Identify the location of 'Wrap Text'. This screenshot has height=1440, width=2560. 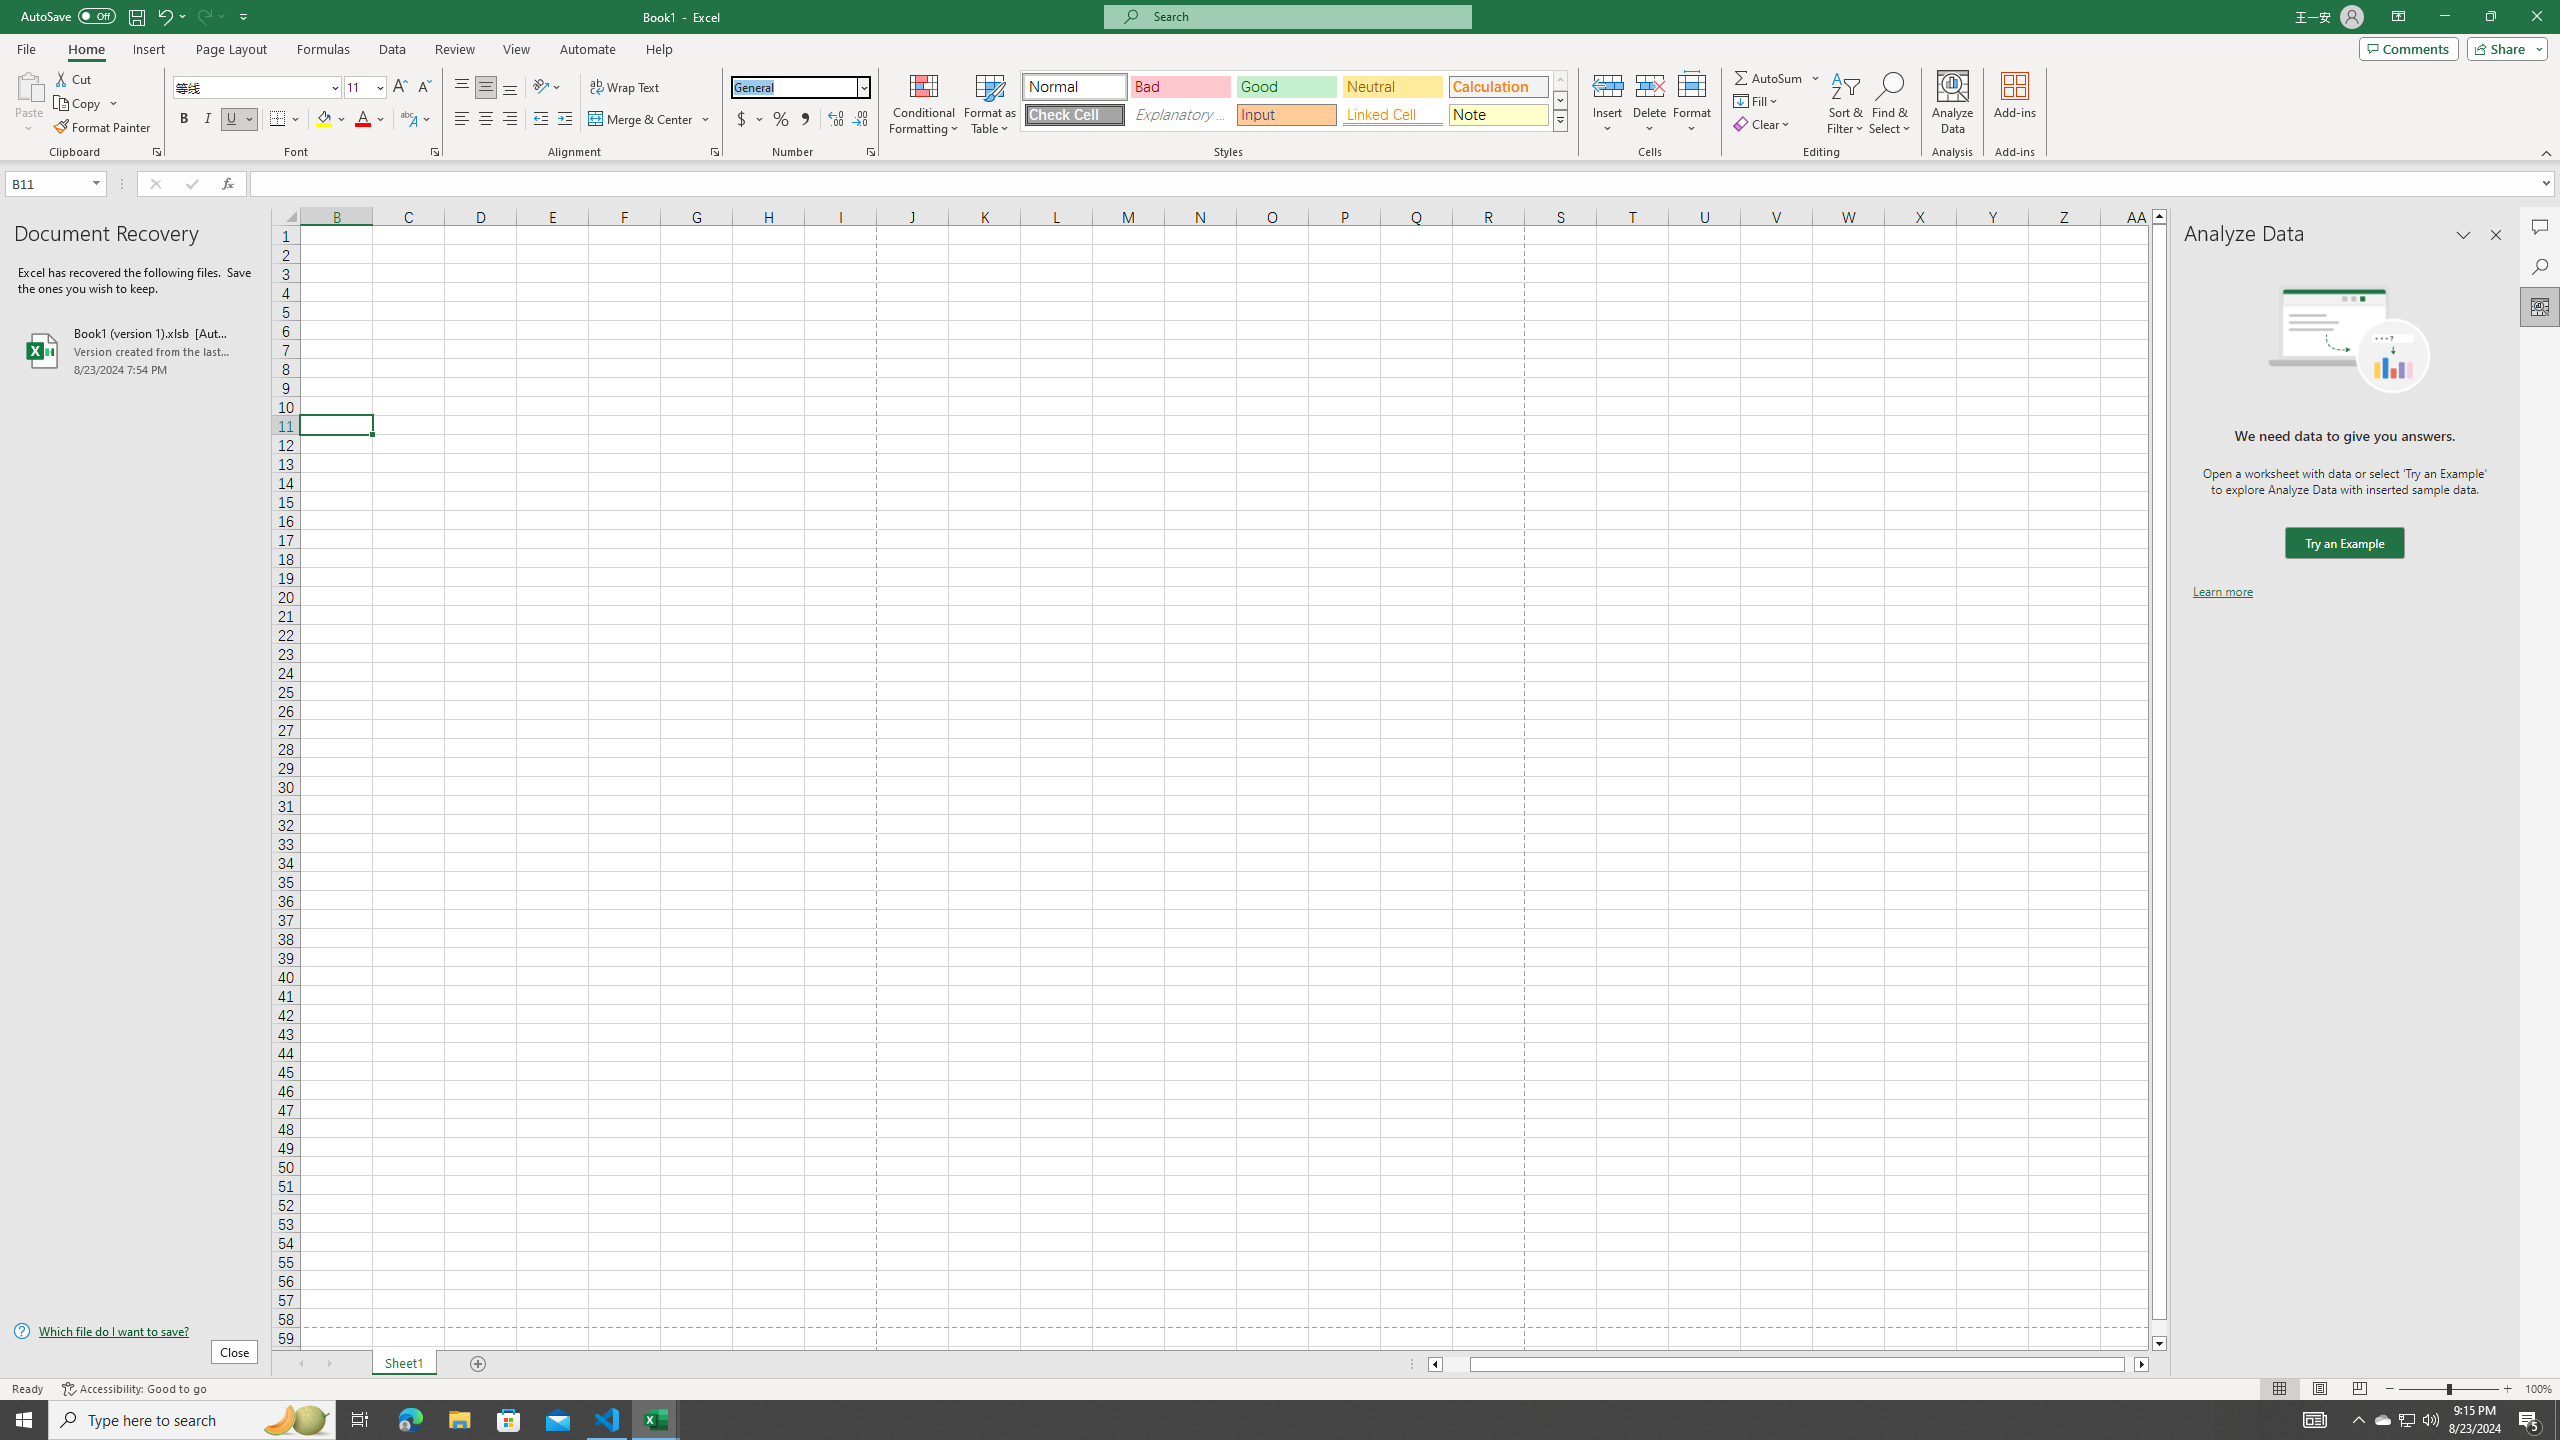
(624, 87).